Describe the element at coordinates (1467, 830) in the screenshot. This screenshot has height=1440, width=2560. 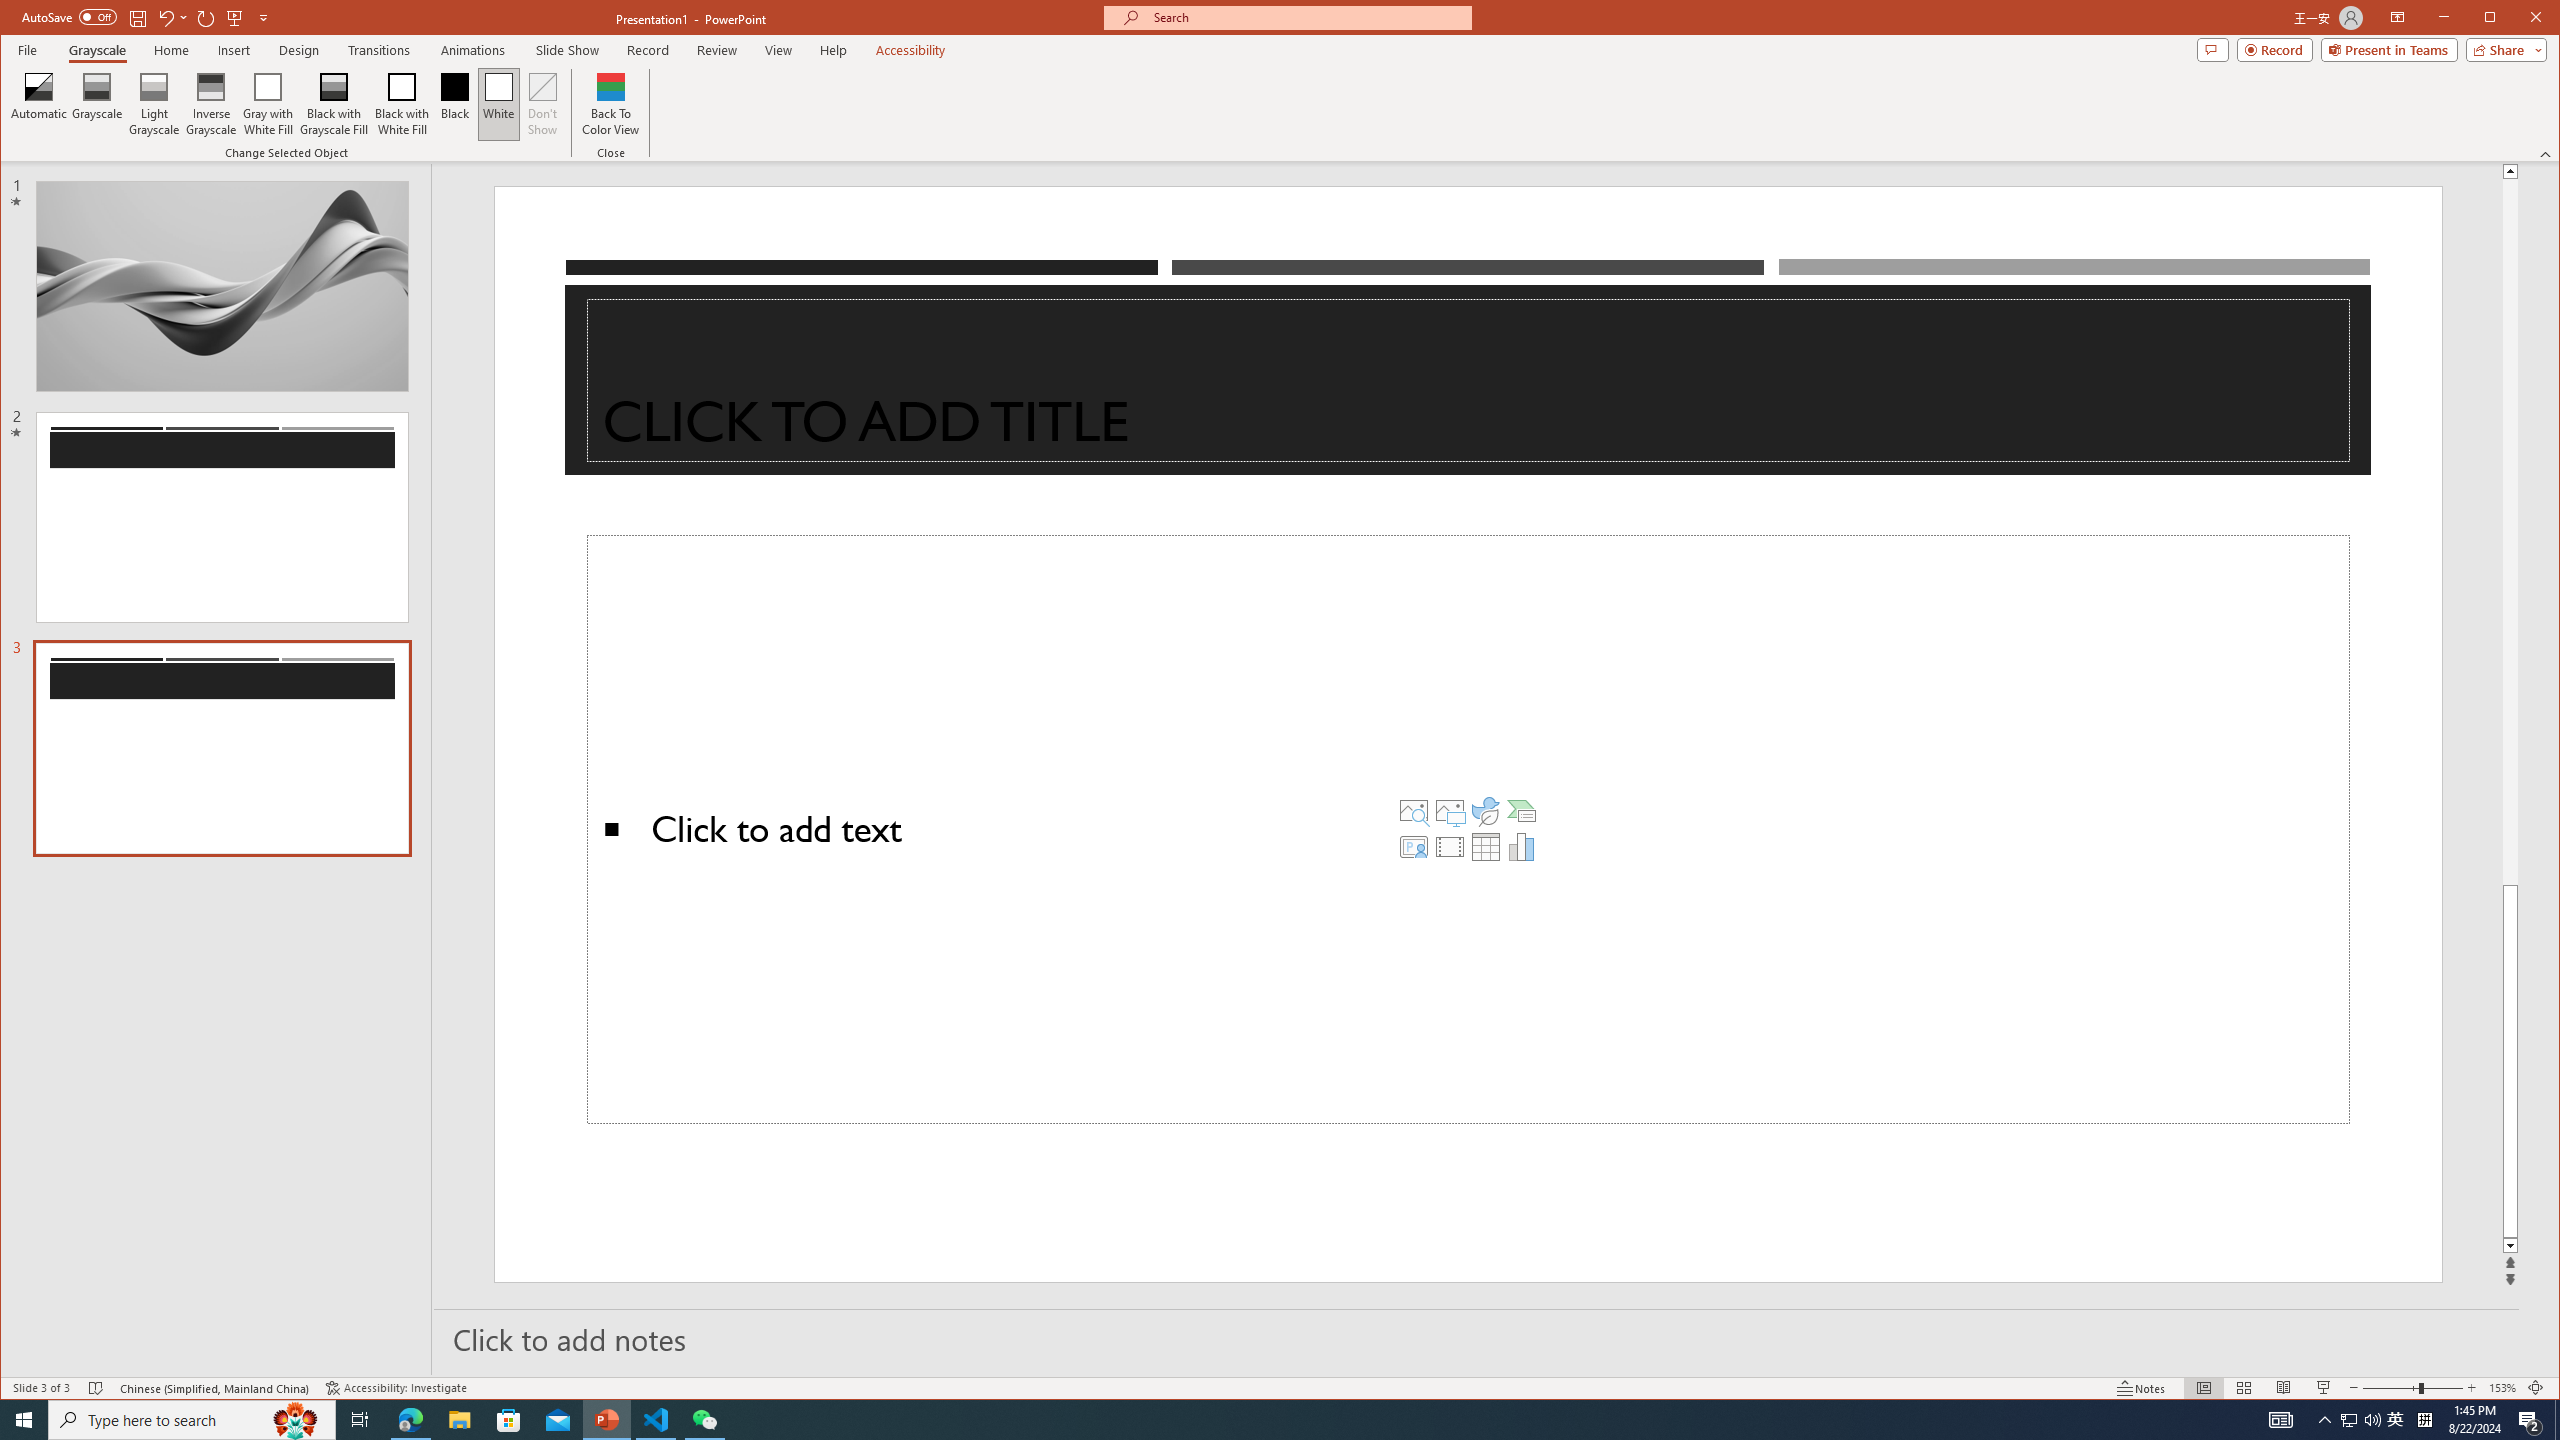
I see `'Content Placeholder'` at that location.